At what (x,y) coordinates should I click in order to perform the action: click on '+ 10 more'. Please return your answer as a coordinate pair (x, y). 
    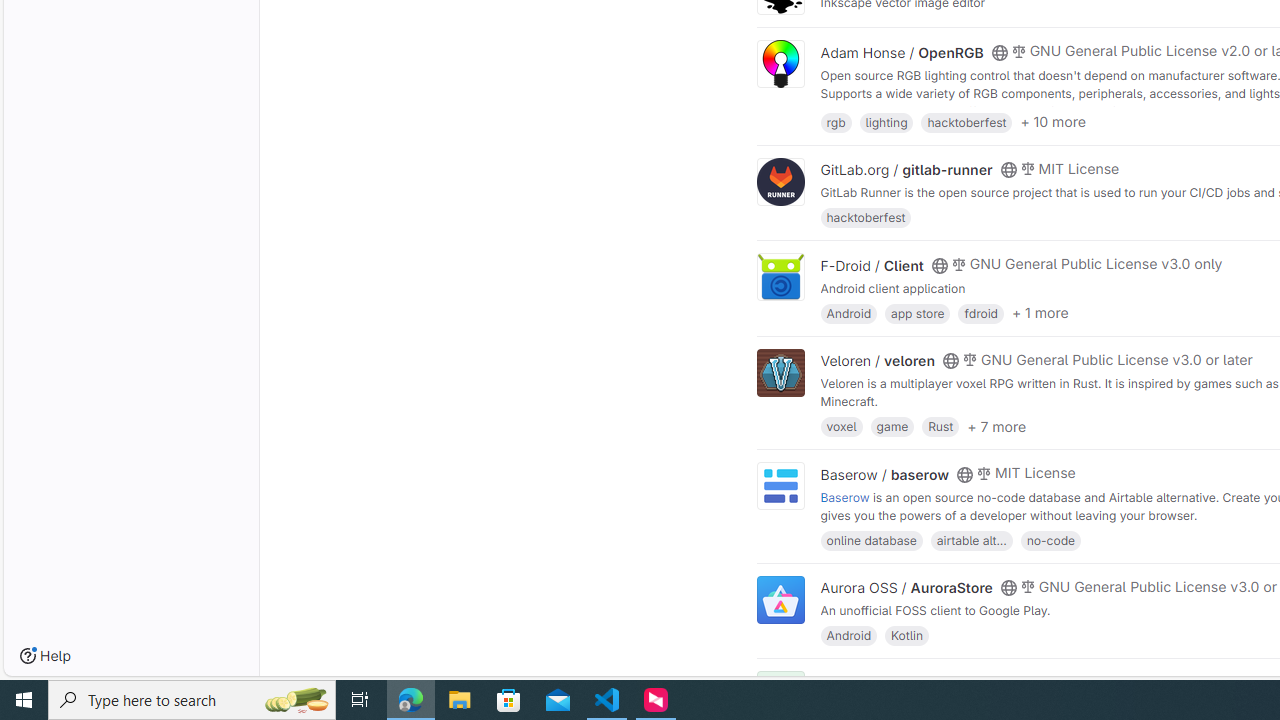
    Looking at the image, I should click on (1052, 122).